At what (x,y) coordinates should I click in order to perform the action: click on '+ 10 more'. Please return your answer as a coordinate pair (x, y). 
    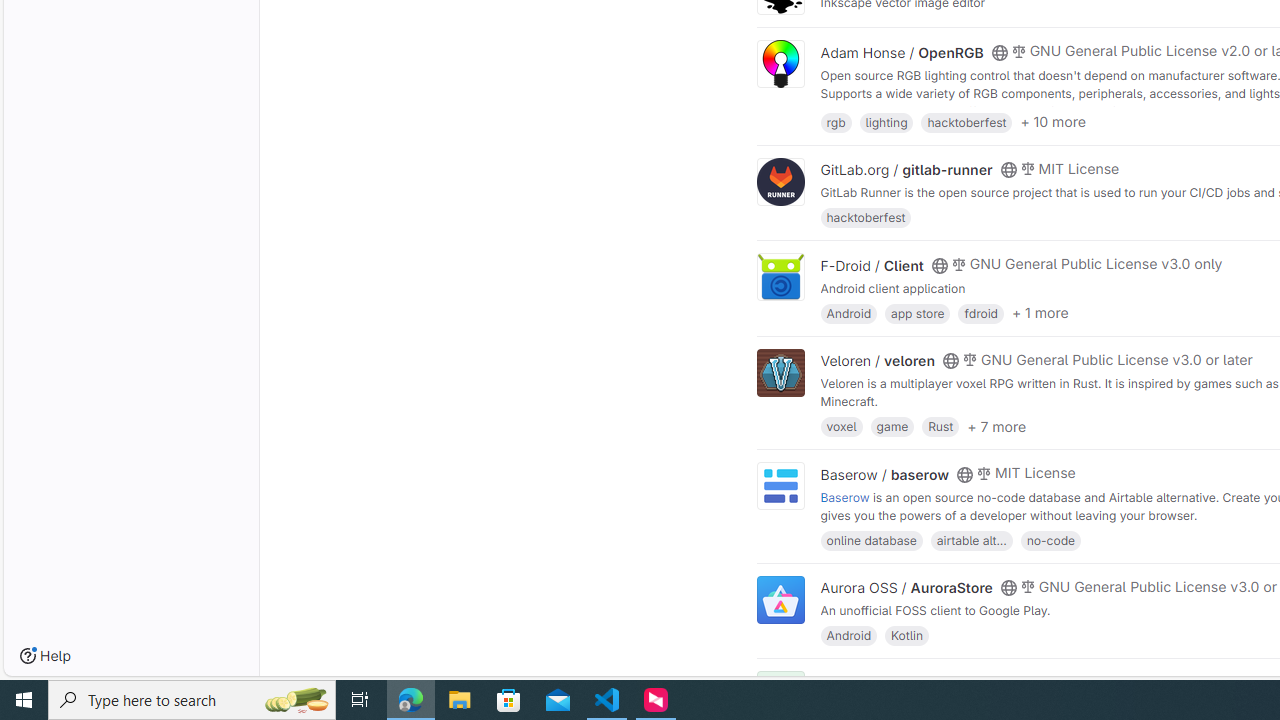
    Looking at the image, I should click on (1052, 122).